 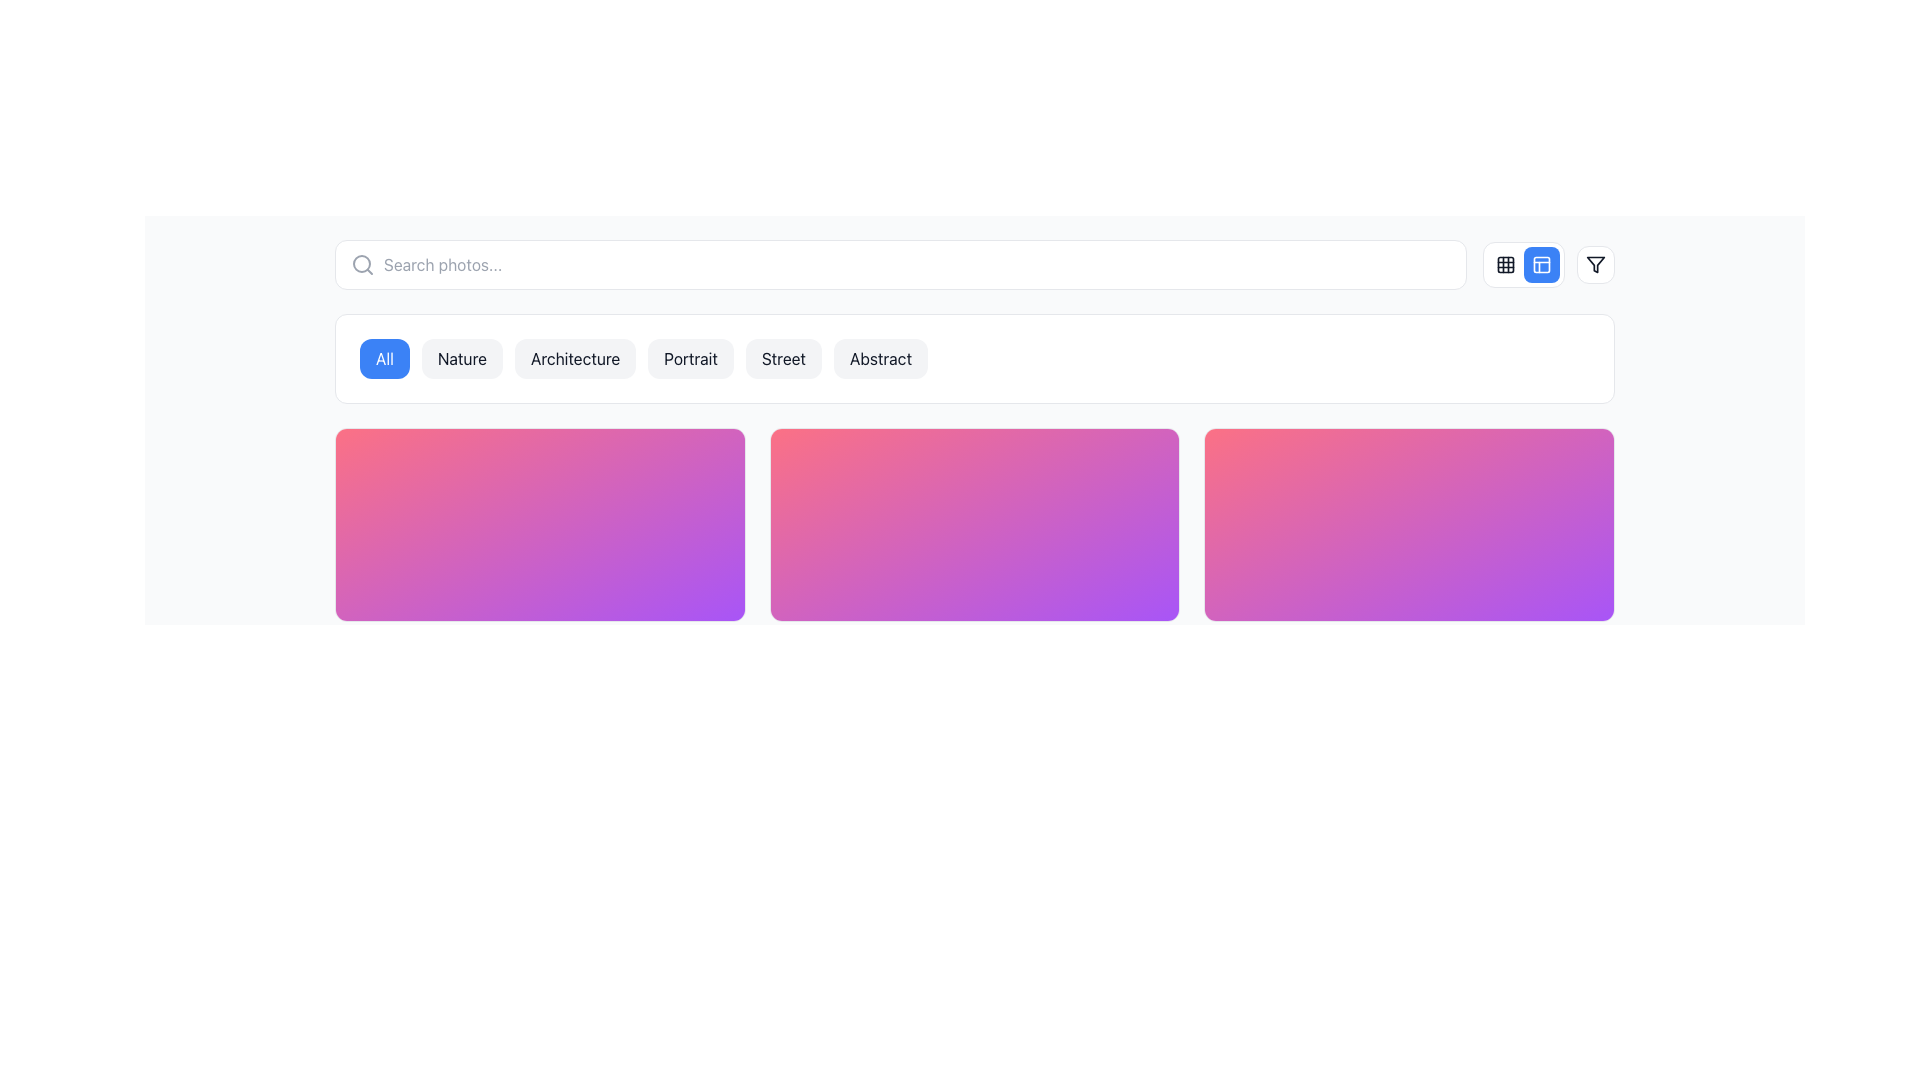 What do you see at coordinates (1506, 264) in the screenshot?
I see `the grid view toggle button located in the upper-right section of the interface, positioned to the left of a blue square icon and a filter icon, to switch to a grid layout` at bounding box center [1506, 264].